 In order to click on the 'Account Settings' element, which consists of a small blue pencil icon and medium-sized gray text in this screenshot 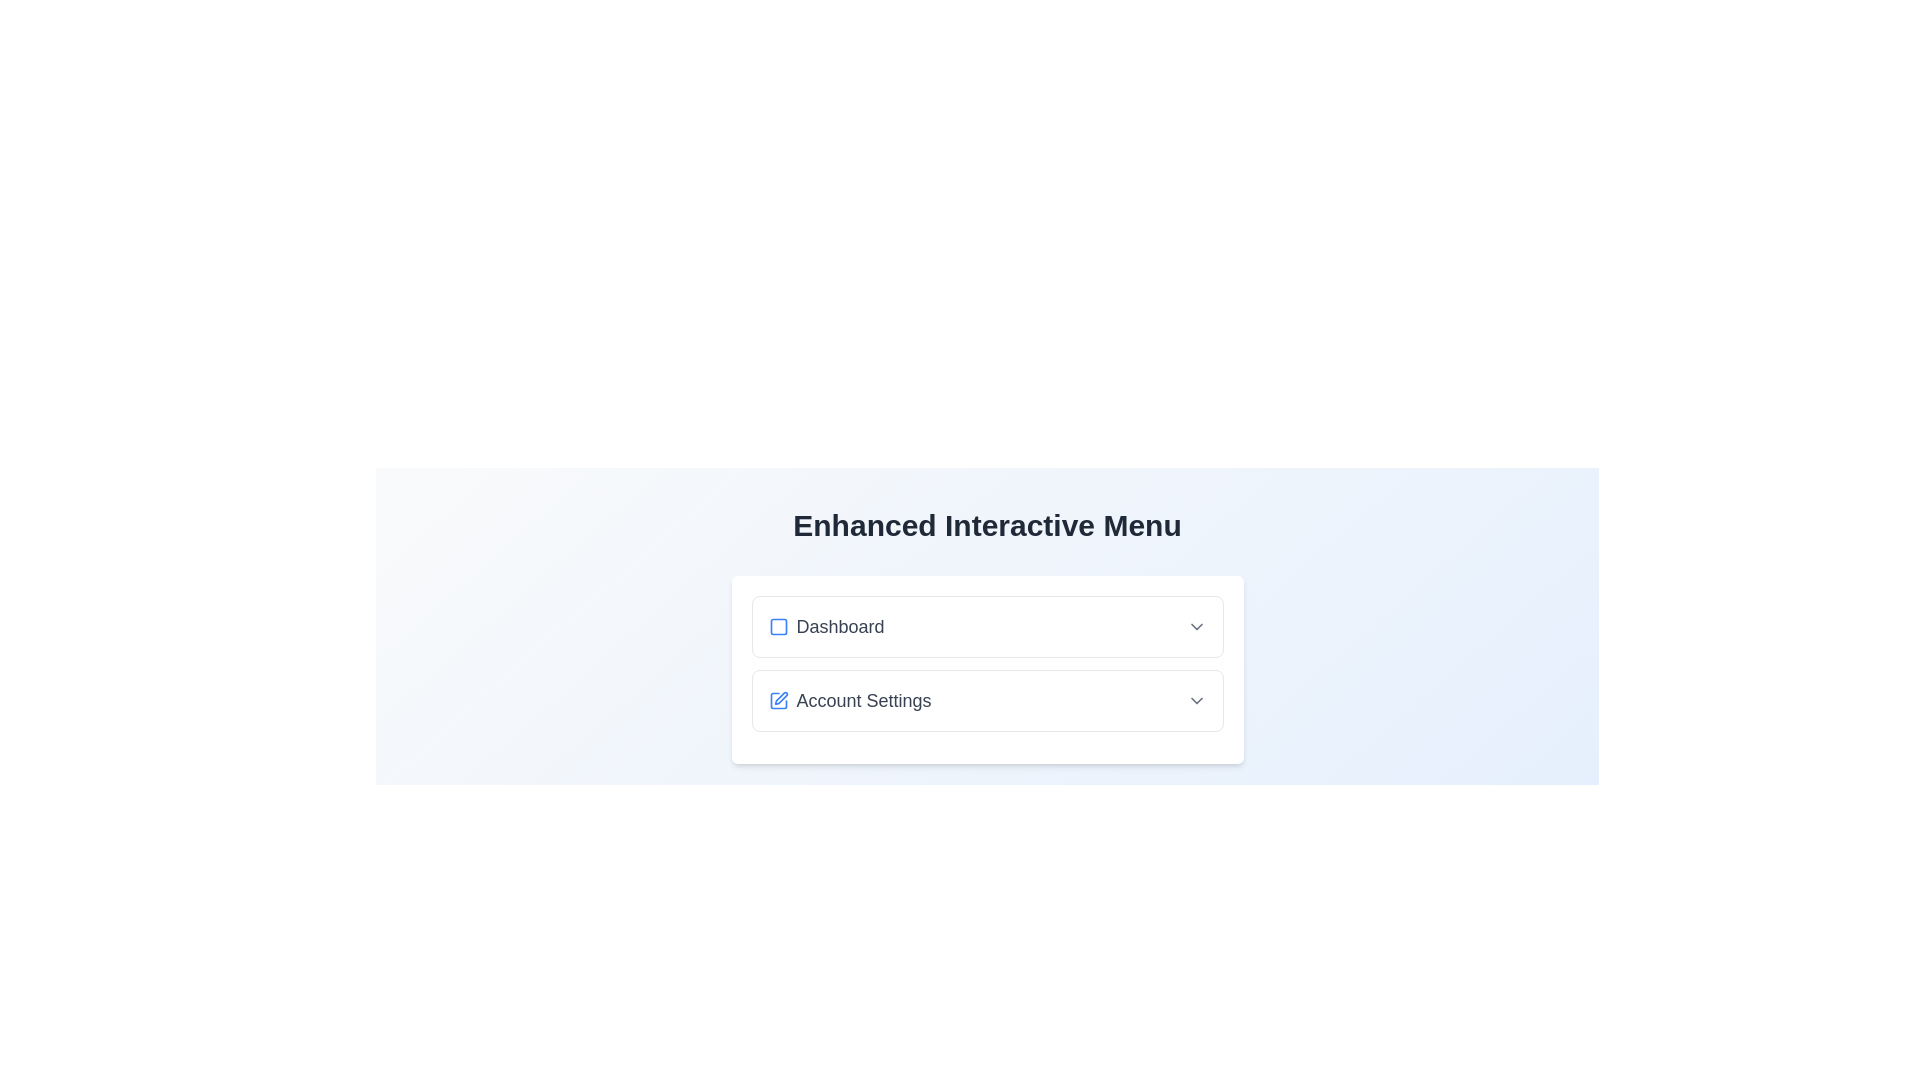, I will do `click(849, 700)`.